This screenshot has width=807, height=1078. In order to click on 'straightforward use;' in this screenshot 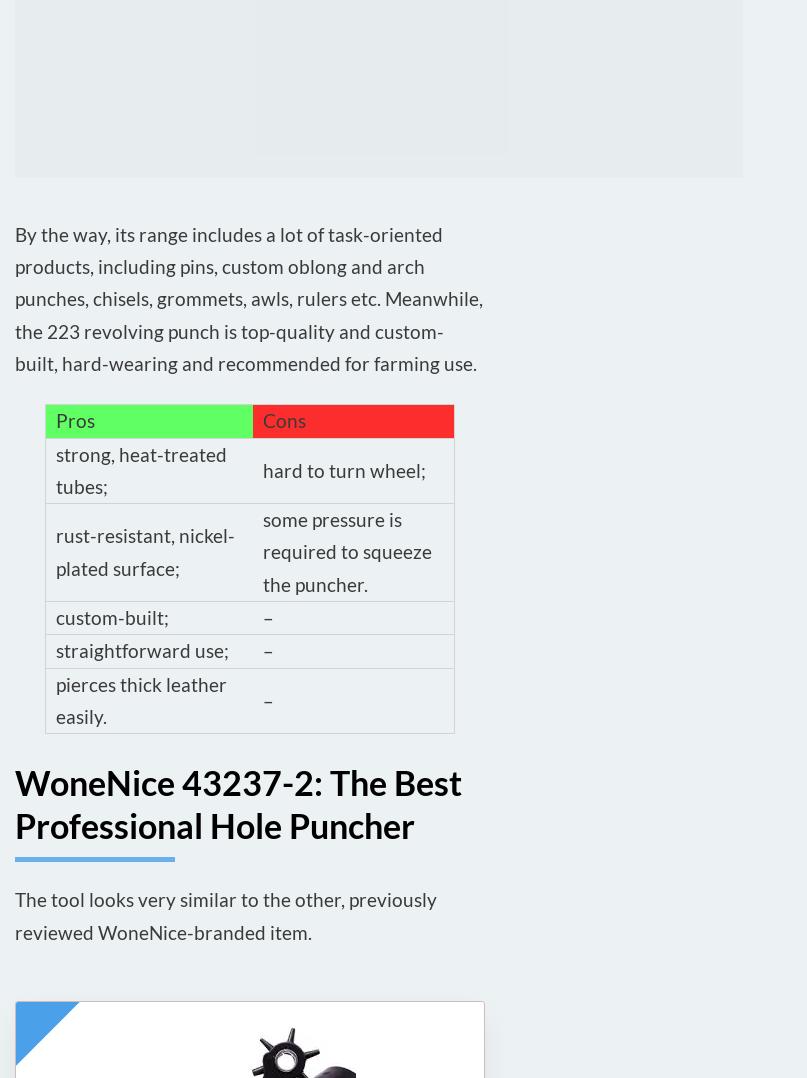, I will do `click(141, 649)`.